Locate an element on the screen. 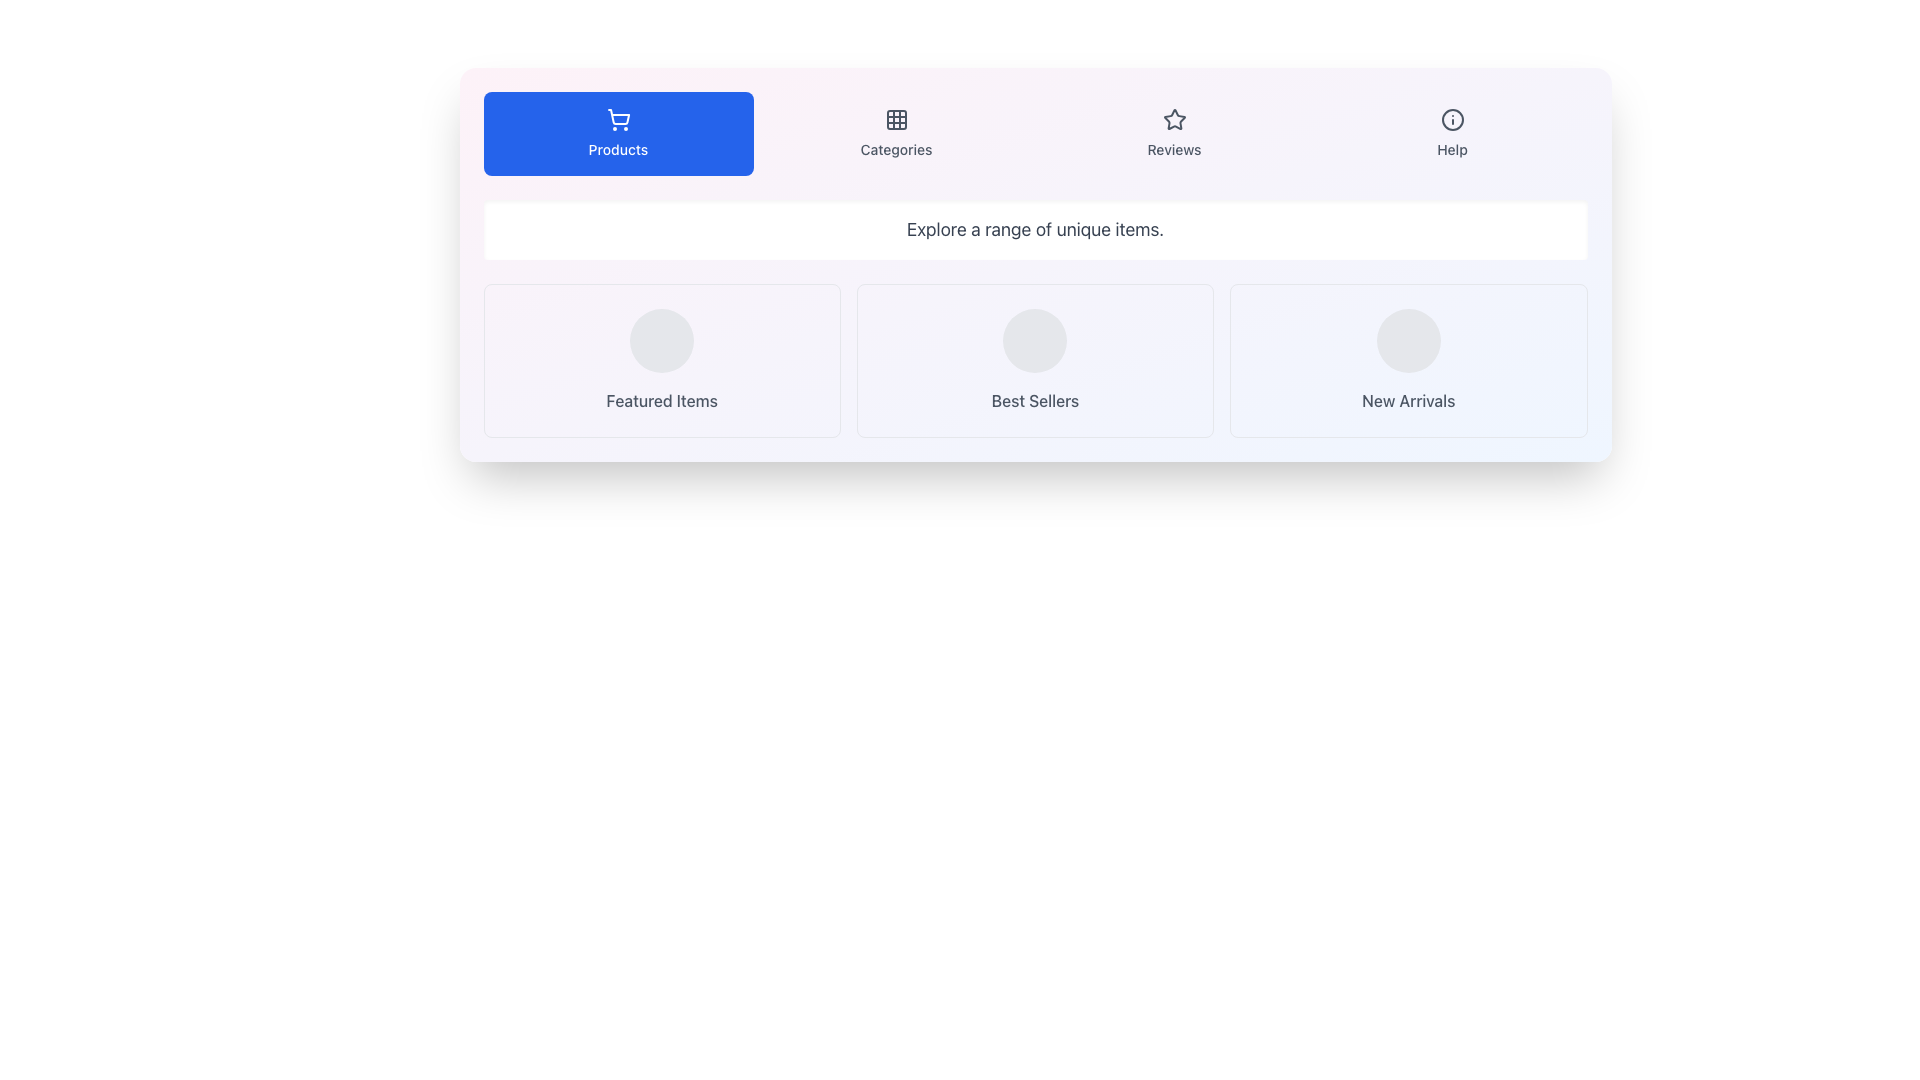 The width and height of the screenshot is (1920, 1080). the 'Categories' label, which is the text label of the second button from the left in the horizontal navigation group at the top of the interface, located below a grid icon is located at coordinates (895, 149).